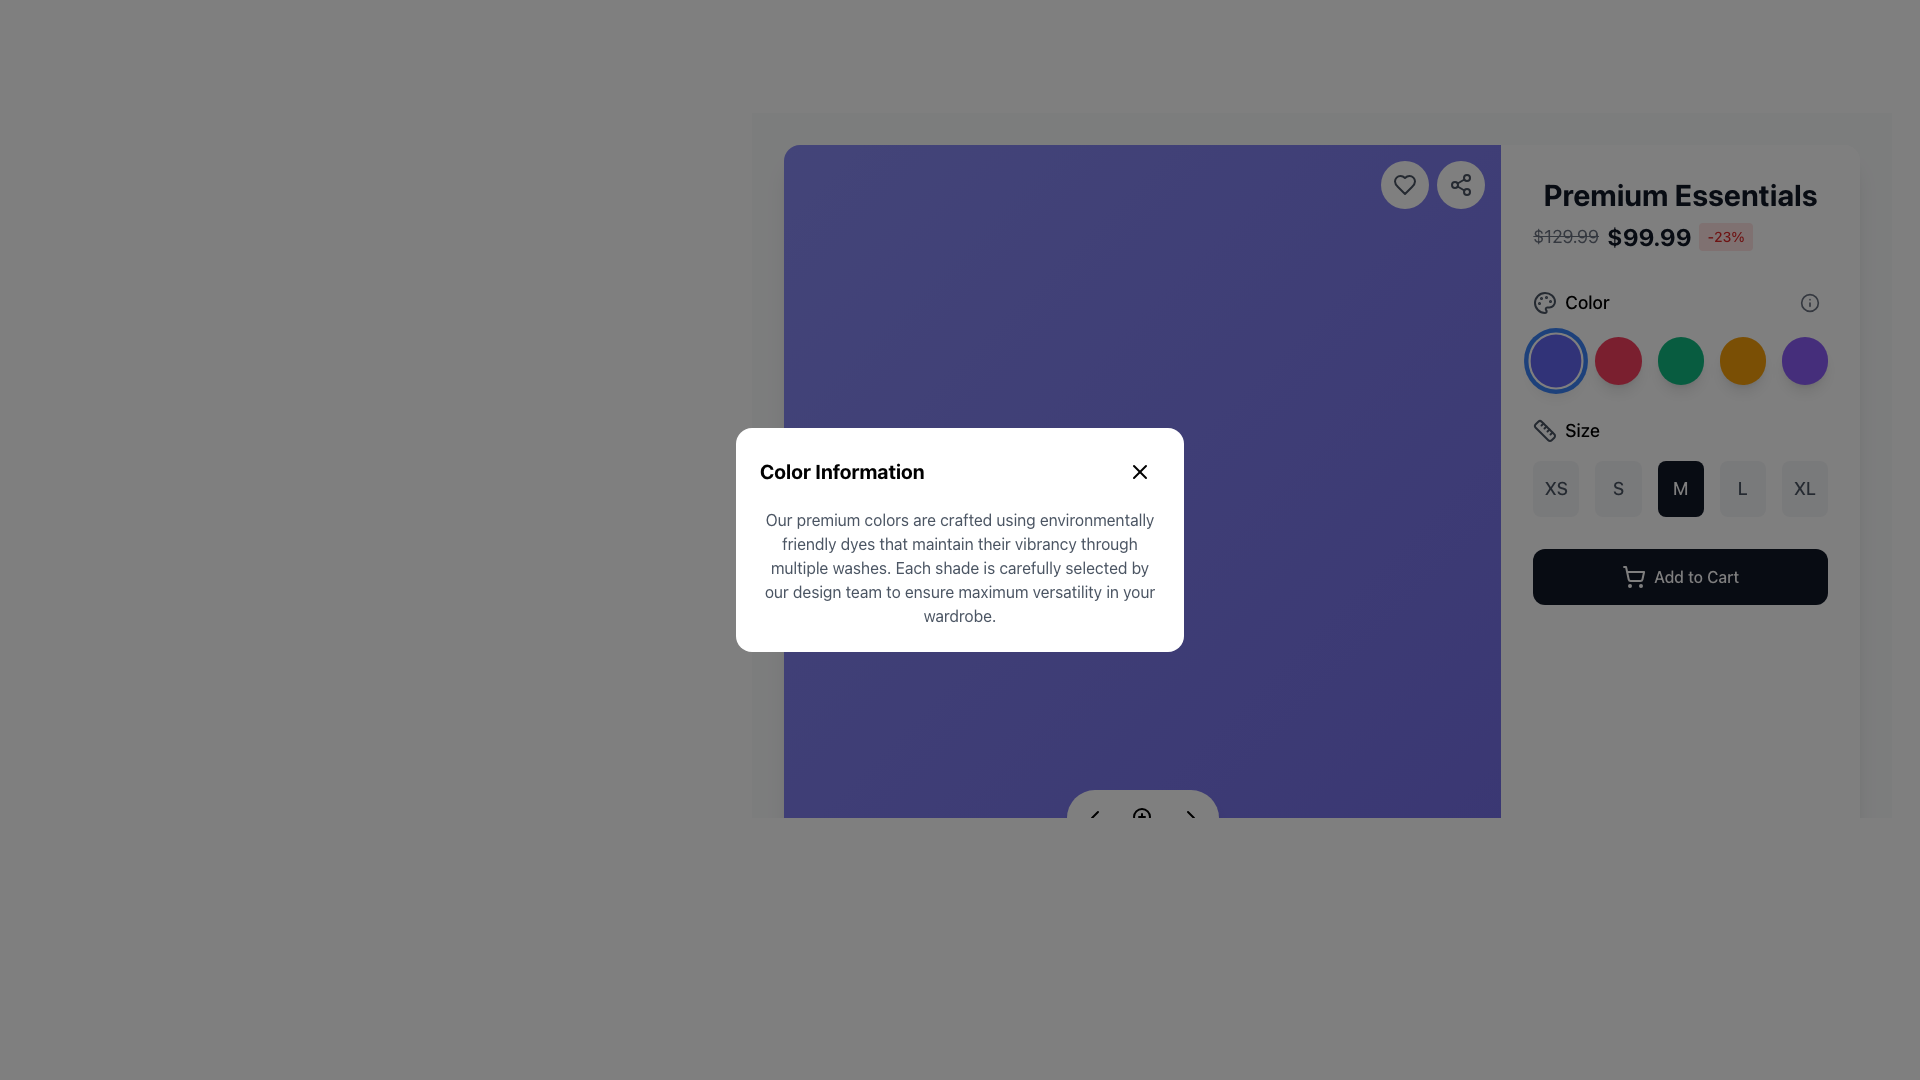 The width and height of the screenshot is (1920, 1080). I want to click on the 'M' size option button located in the third position among five size buttons (XS, S, M, L, XL) beneath the 'Size' label in the product details section, so click(1680, 489).